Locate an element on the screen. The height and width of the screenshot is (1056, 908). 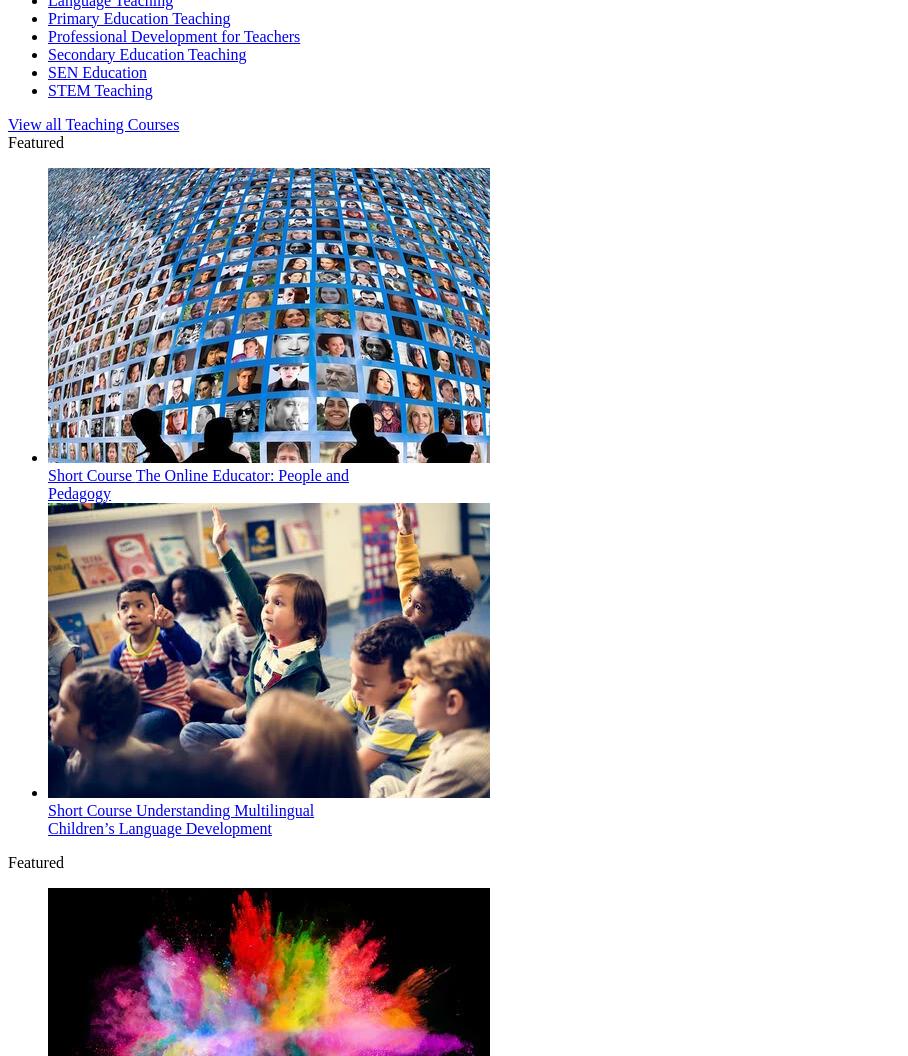
'View all Teaching Courses' is located at coordinates (92, 122).